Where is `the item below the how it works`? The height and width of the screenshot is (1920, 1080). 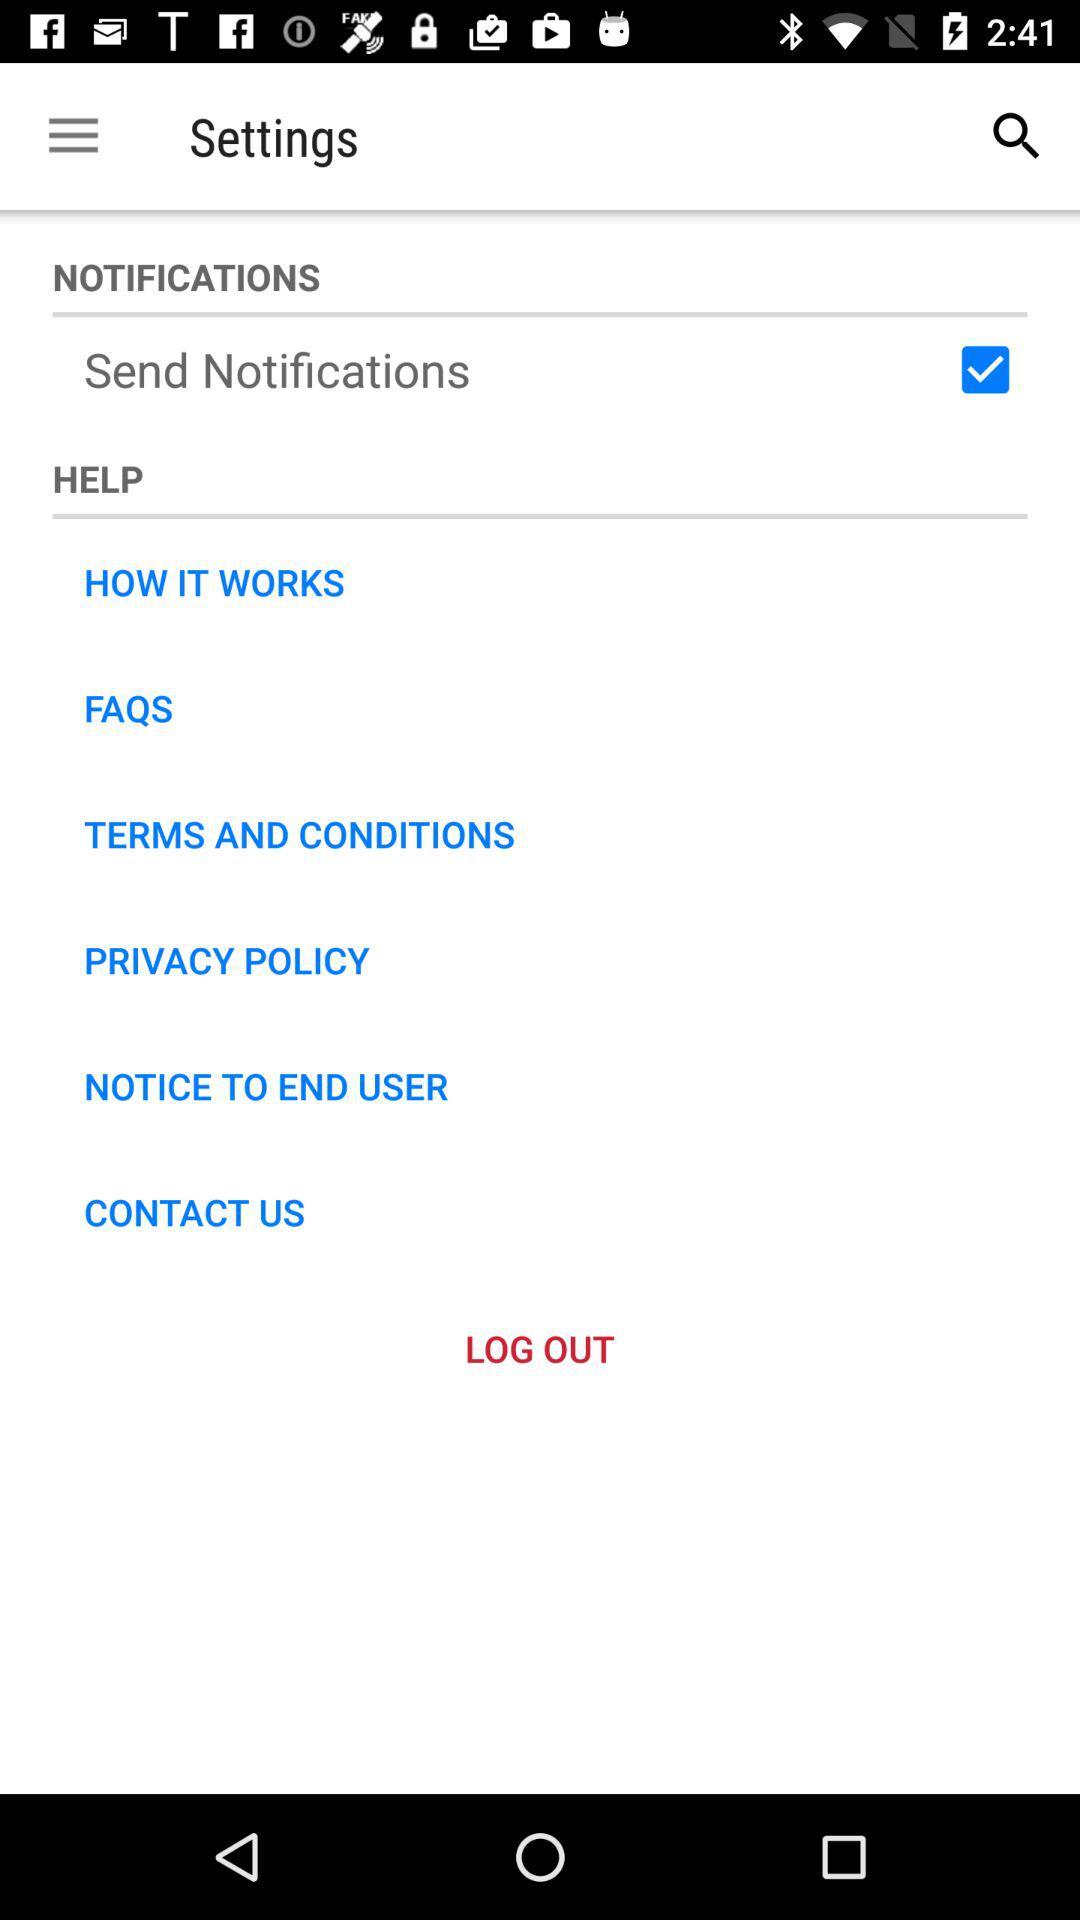 the item below the how it works is located at coordinates (128, 708).